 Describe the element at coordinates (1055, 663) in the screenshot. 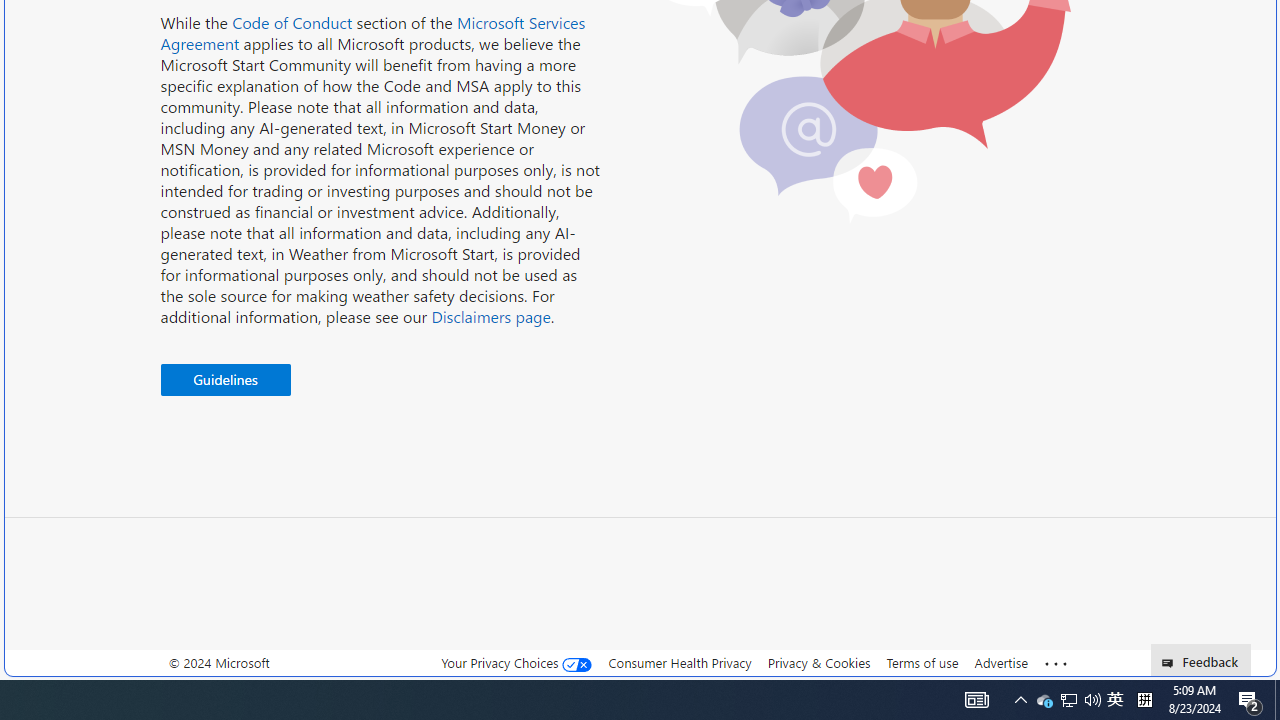

I see `'Class: oneFooter_seeMore-DS-EntryPoint1-1'` at that location.